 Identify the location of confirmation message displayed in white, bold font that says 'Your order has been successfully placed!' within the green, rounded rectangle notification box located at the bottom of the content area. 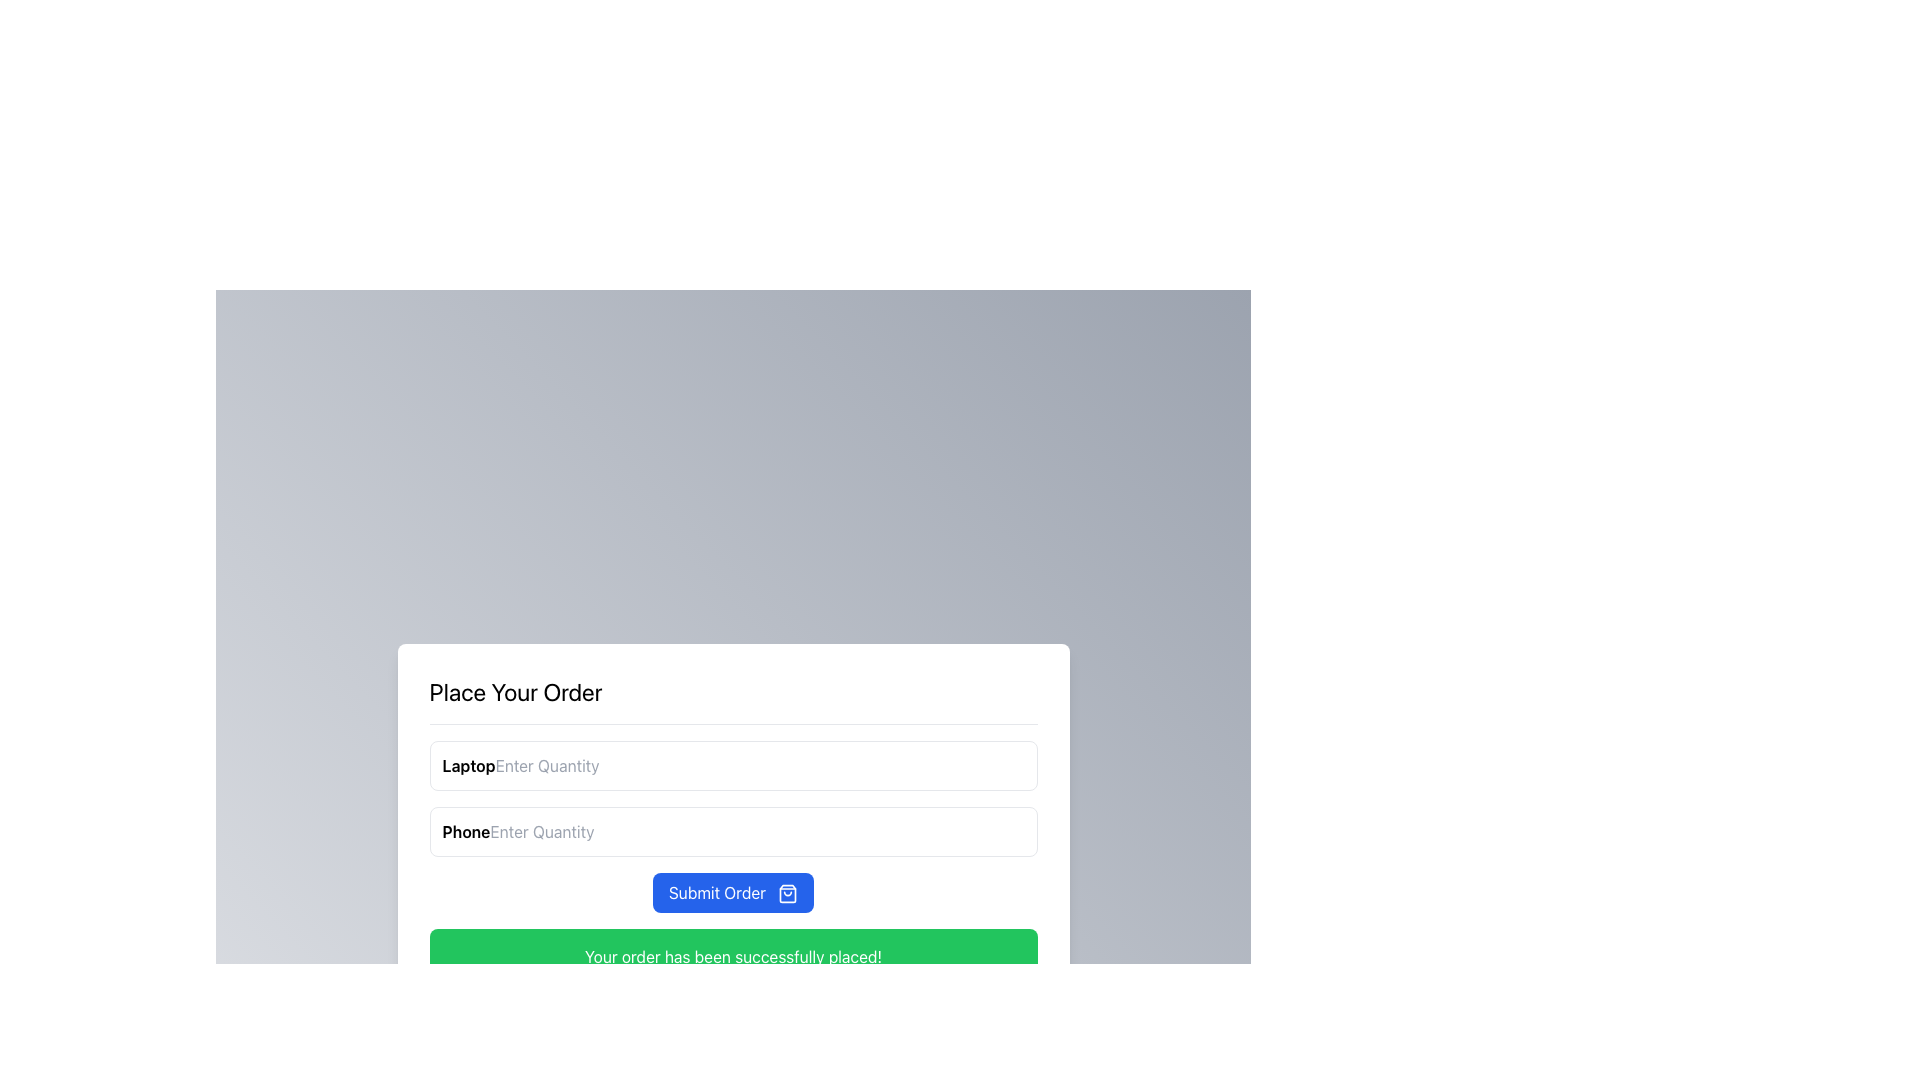
(732, 955).